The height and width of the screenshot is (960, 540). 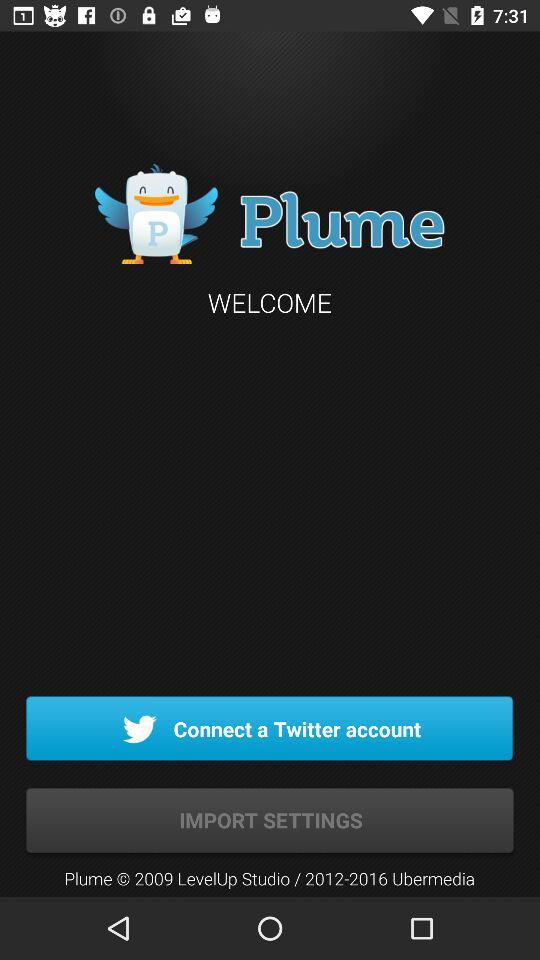 I want to click on the icon above plume 2009 levelup item, so click(x=270, y=821).